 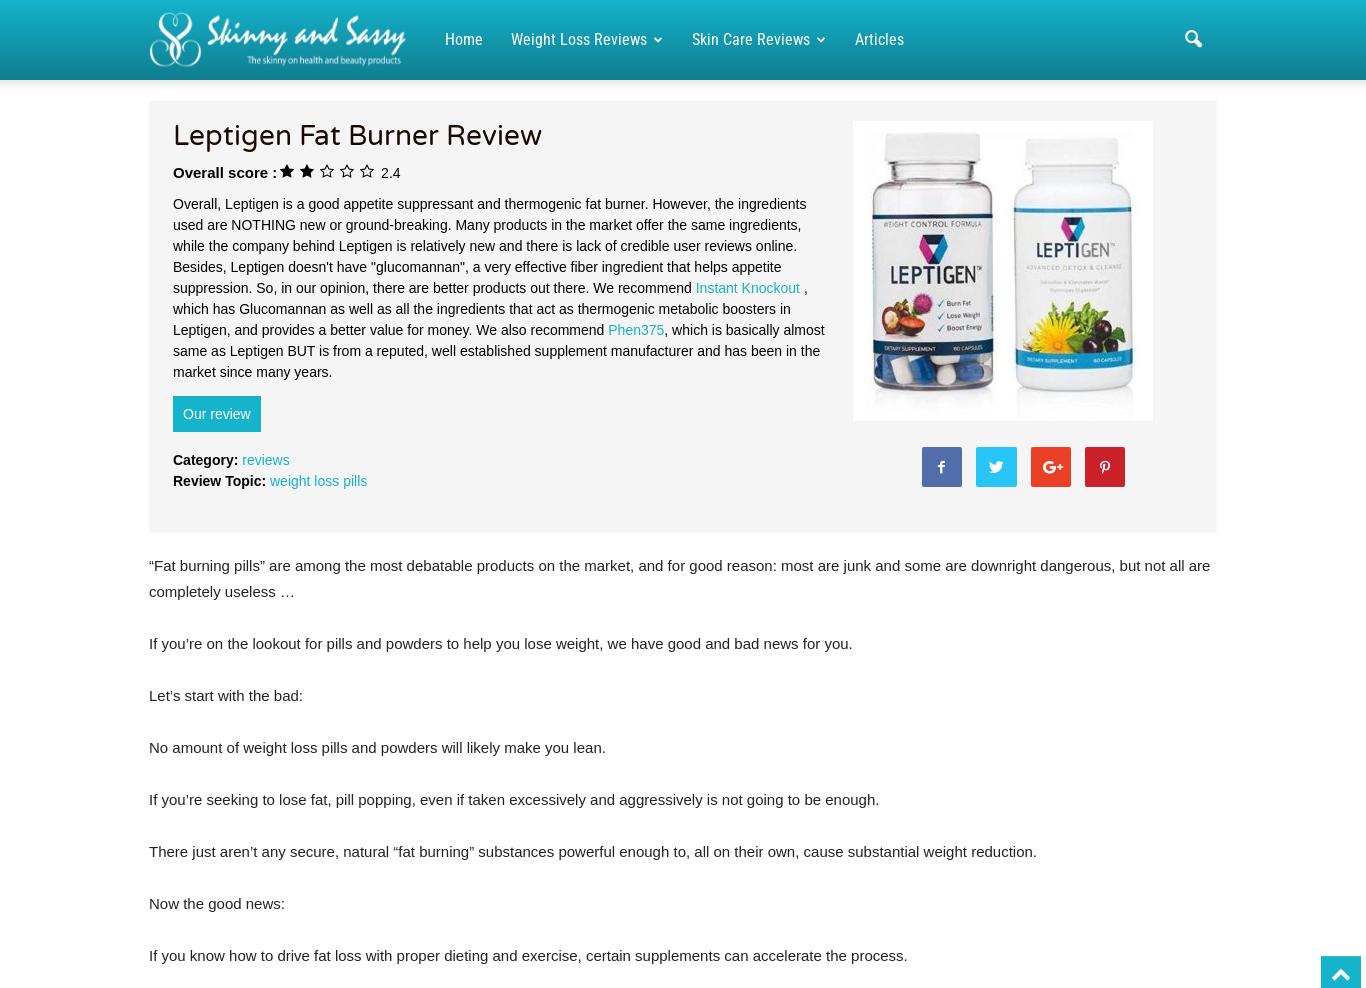 What do you see at coordinates (591, 851) in the screenshot?
I see `'There just aren’t any secure, natural “fat burning” substances powerful enough to, all on their own, cause substantial weight reduction.'` at bounding box center [591, 851].